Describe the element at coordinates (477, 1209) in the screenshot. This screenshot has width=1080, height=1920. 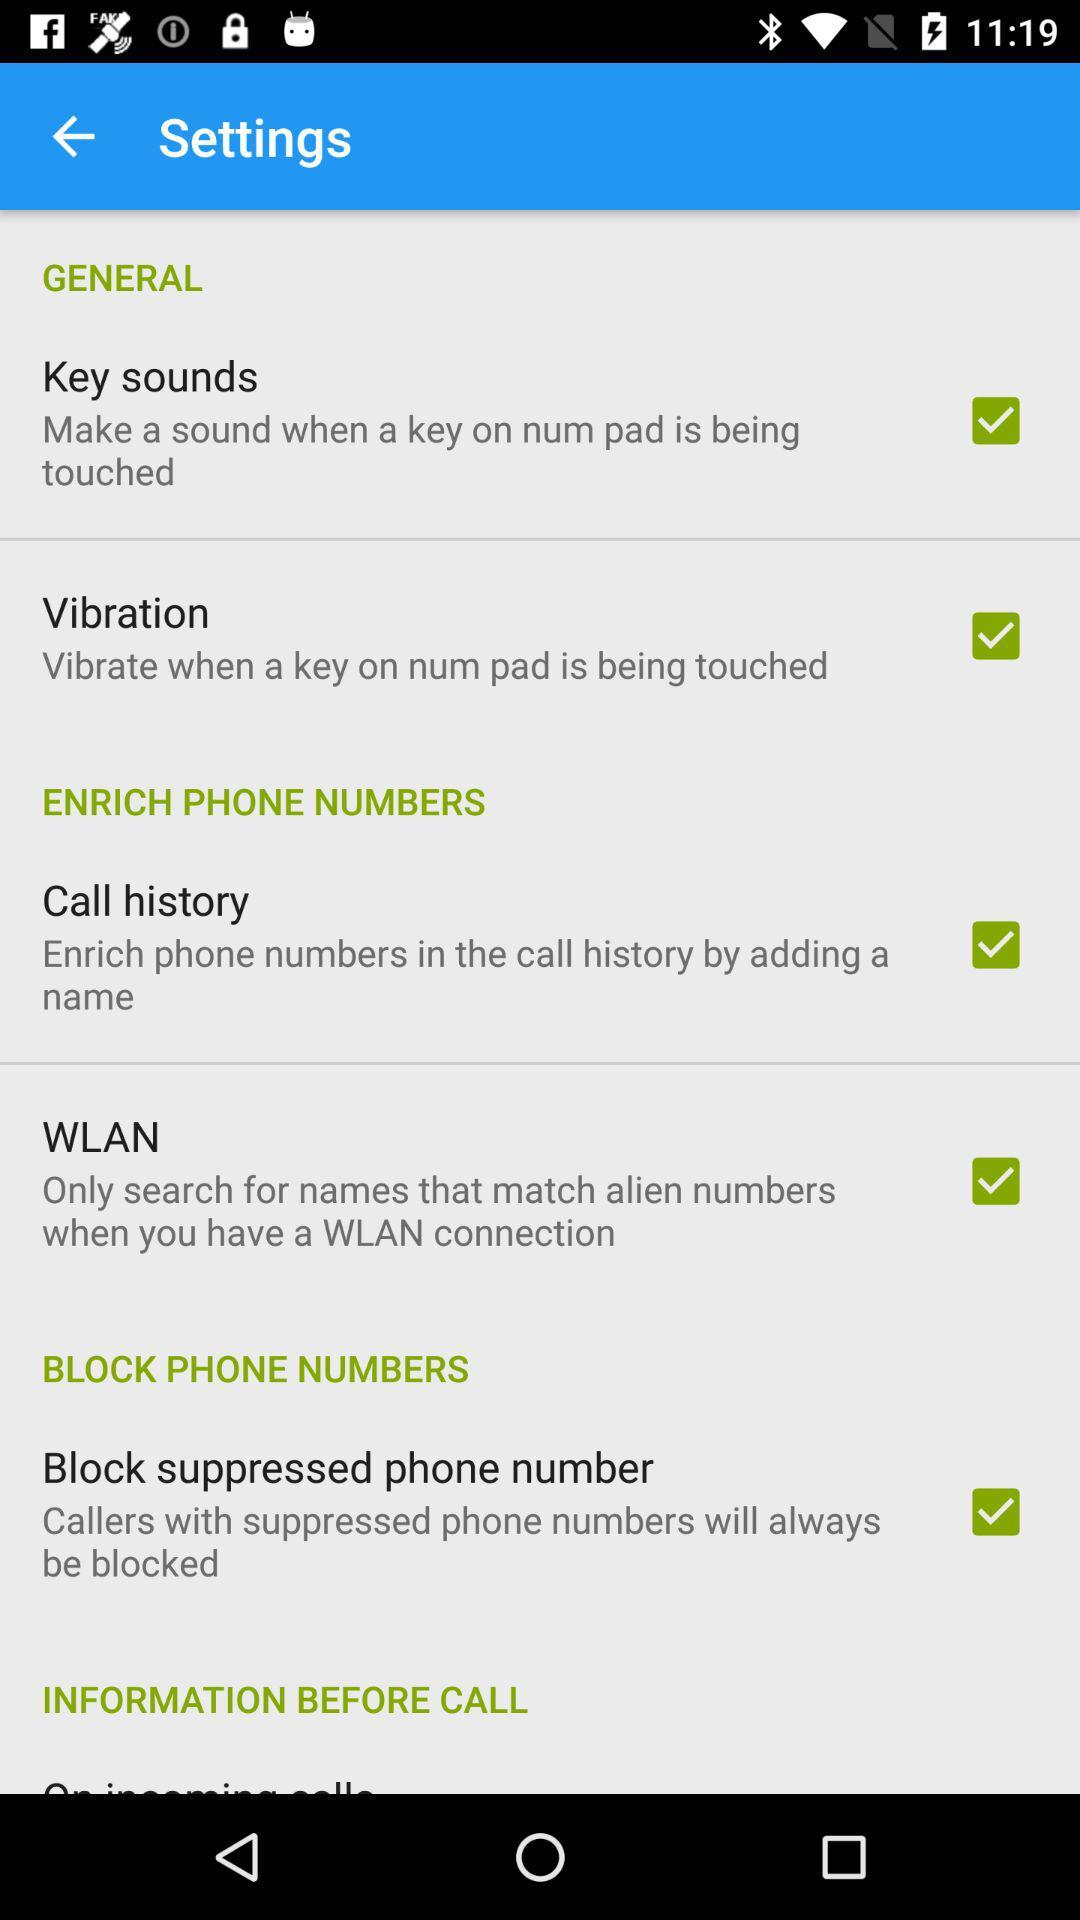
I see `icon below wlan icon` at that location.